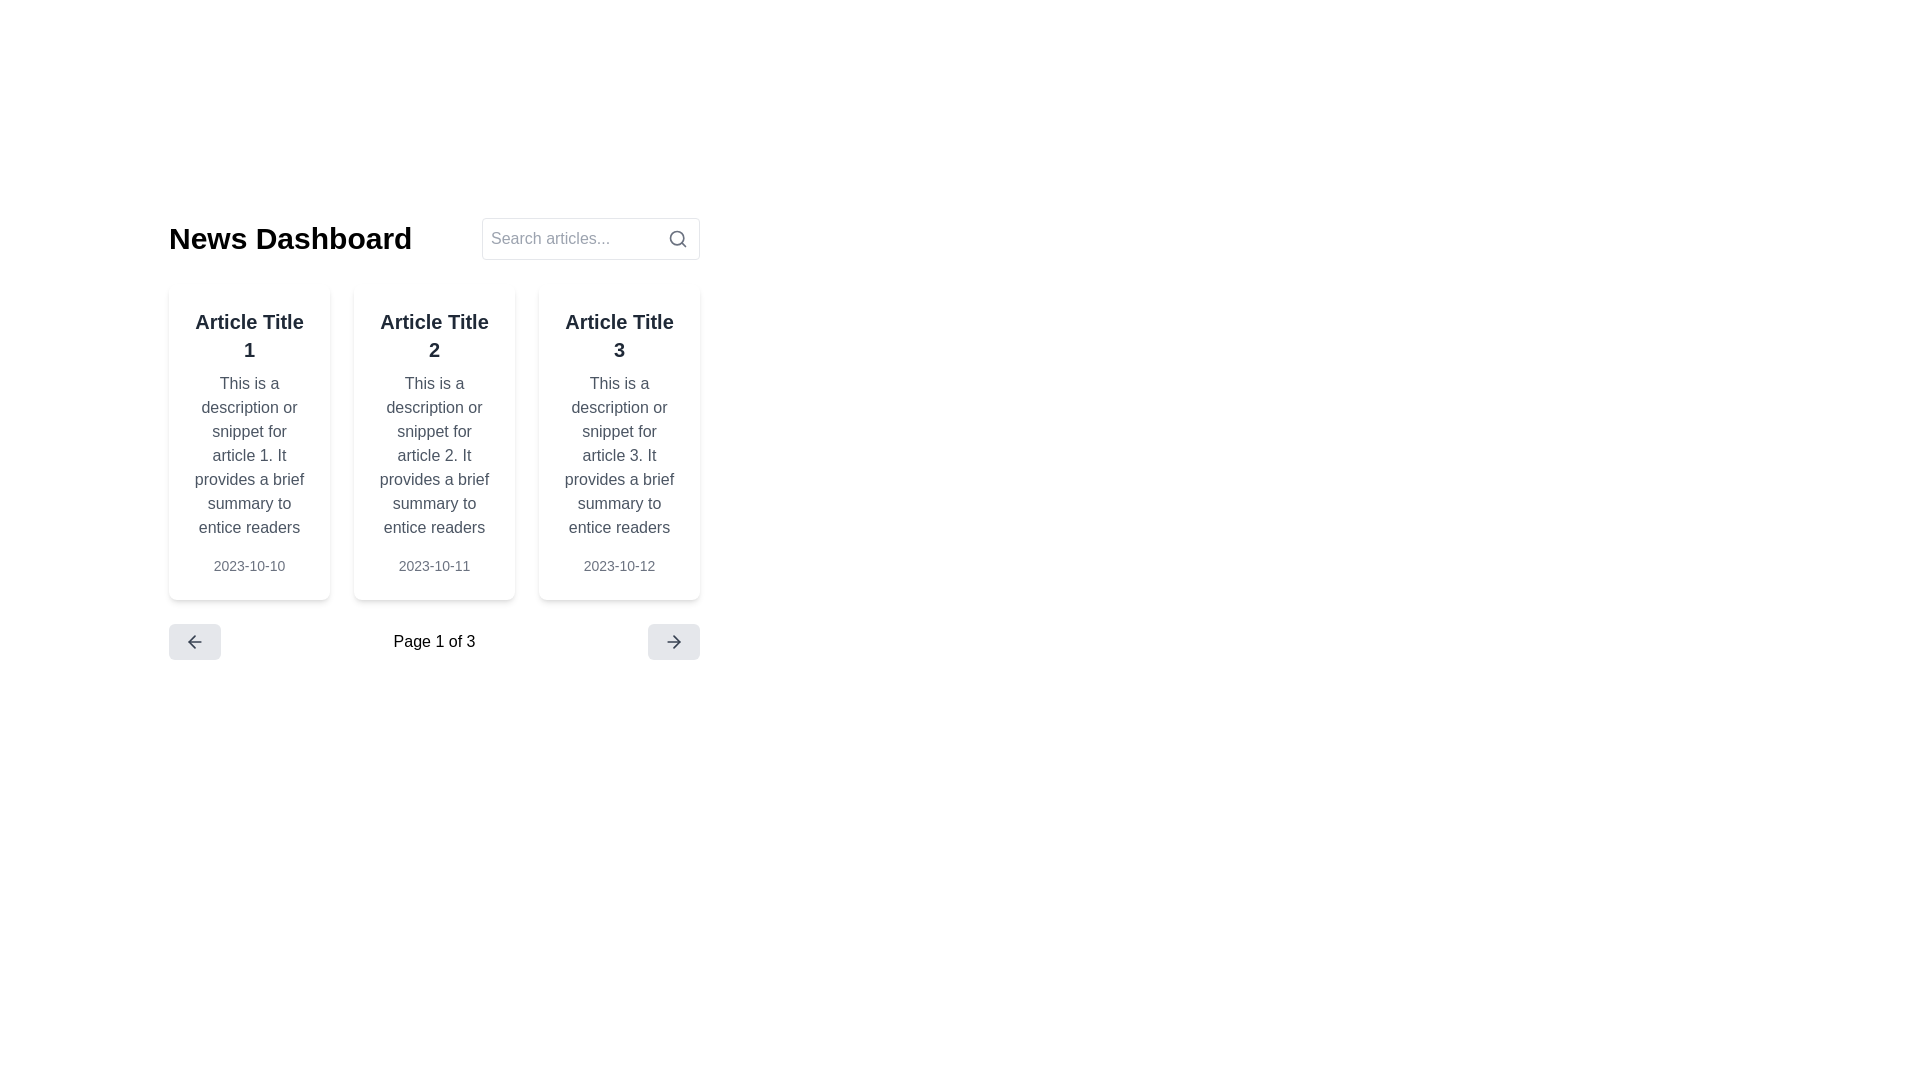 This screenshot has height=1080, width=1920. What do you see at coordinates (618, 566) in the screenshot?
I see `publication date text displayed at the bottom of the third card in the News Dashboard section, located below the description text` at bounding box center [618, 566].